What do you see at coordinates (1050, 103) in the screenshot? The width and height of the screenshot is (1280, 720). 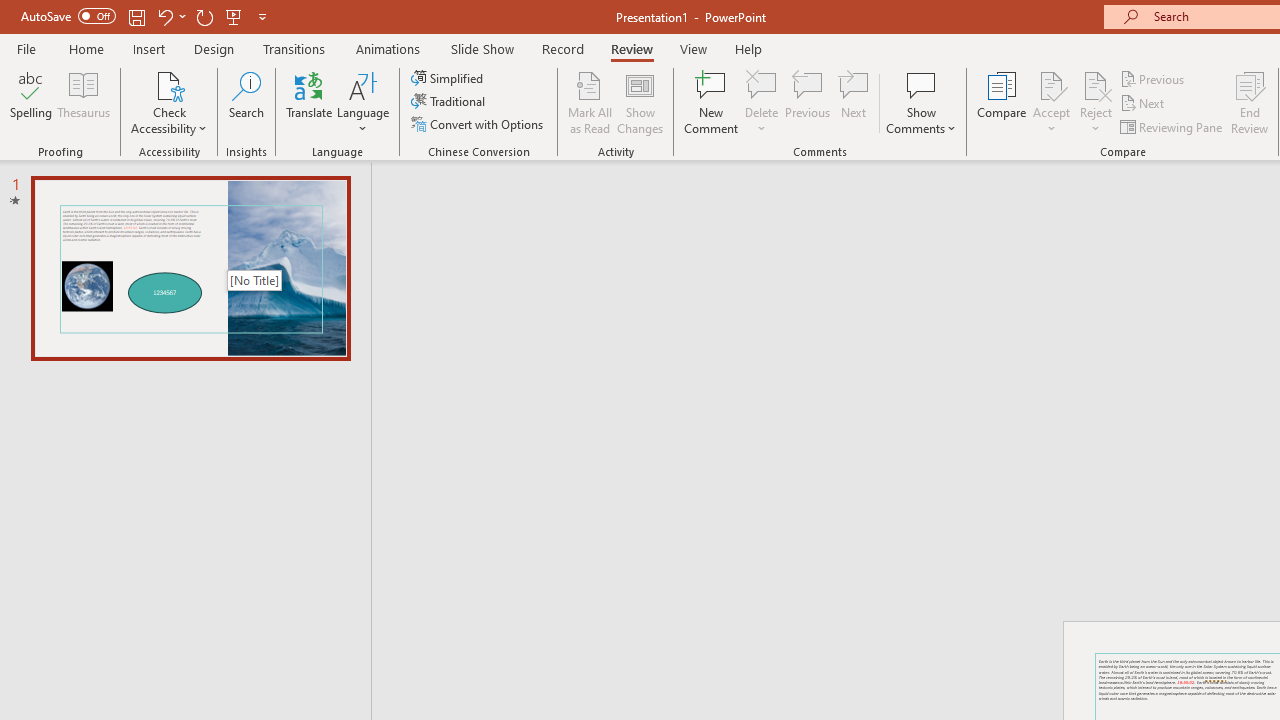 I see `'Accept'` at bounding box center [1050, 103].